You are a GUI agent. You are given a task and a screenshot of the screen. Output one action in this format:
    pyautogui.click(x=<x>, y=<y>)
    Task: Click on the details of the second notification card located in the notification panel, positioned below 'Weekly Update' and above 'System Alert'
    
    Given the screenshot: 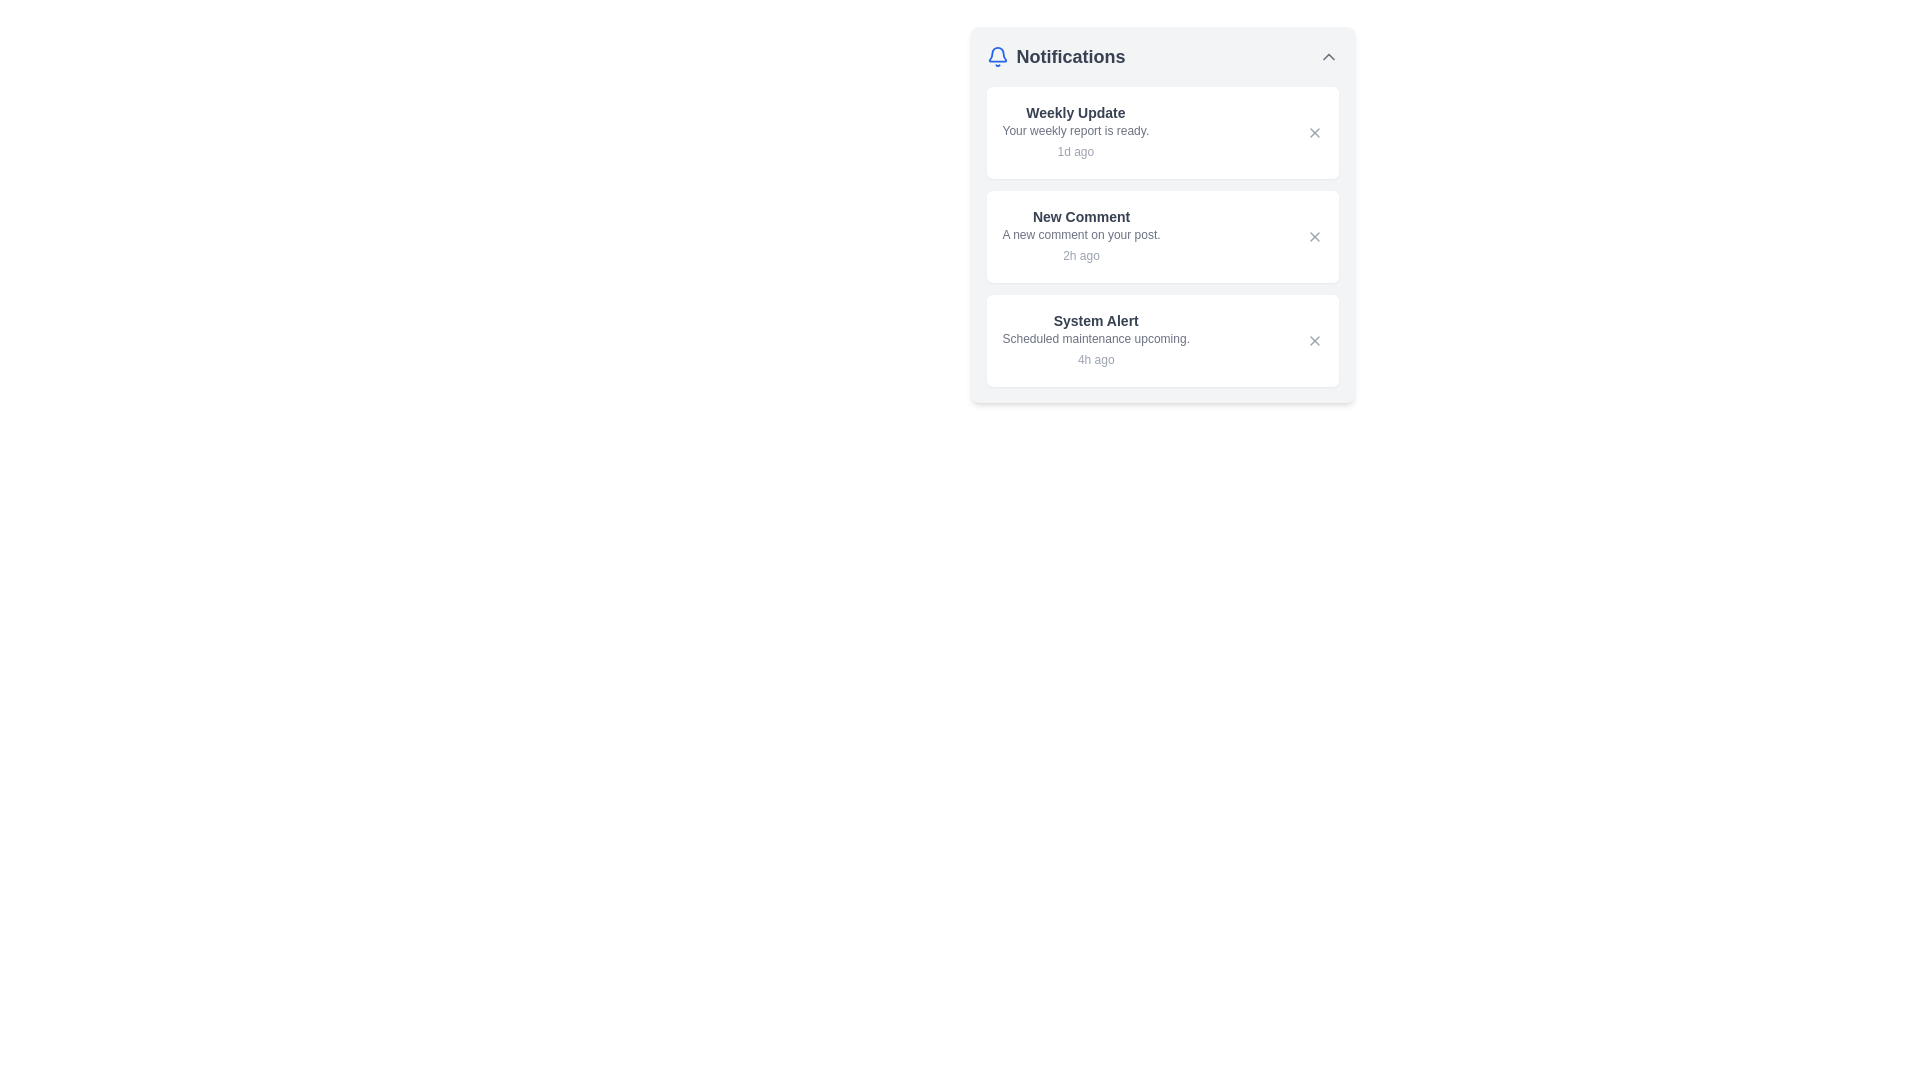 What is the action you would take?
    pyautogui.click(x=1080, y=235)
    